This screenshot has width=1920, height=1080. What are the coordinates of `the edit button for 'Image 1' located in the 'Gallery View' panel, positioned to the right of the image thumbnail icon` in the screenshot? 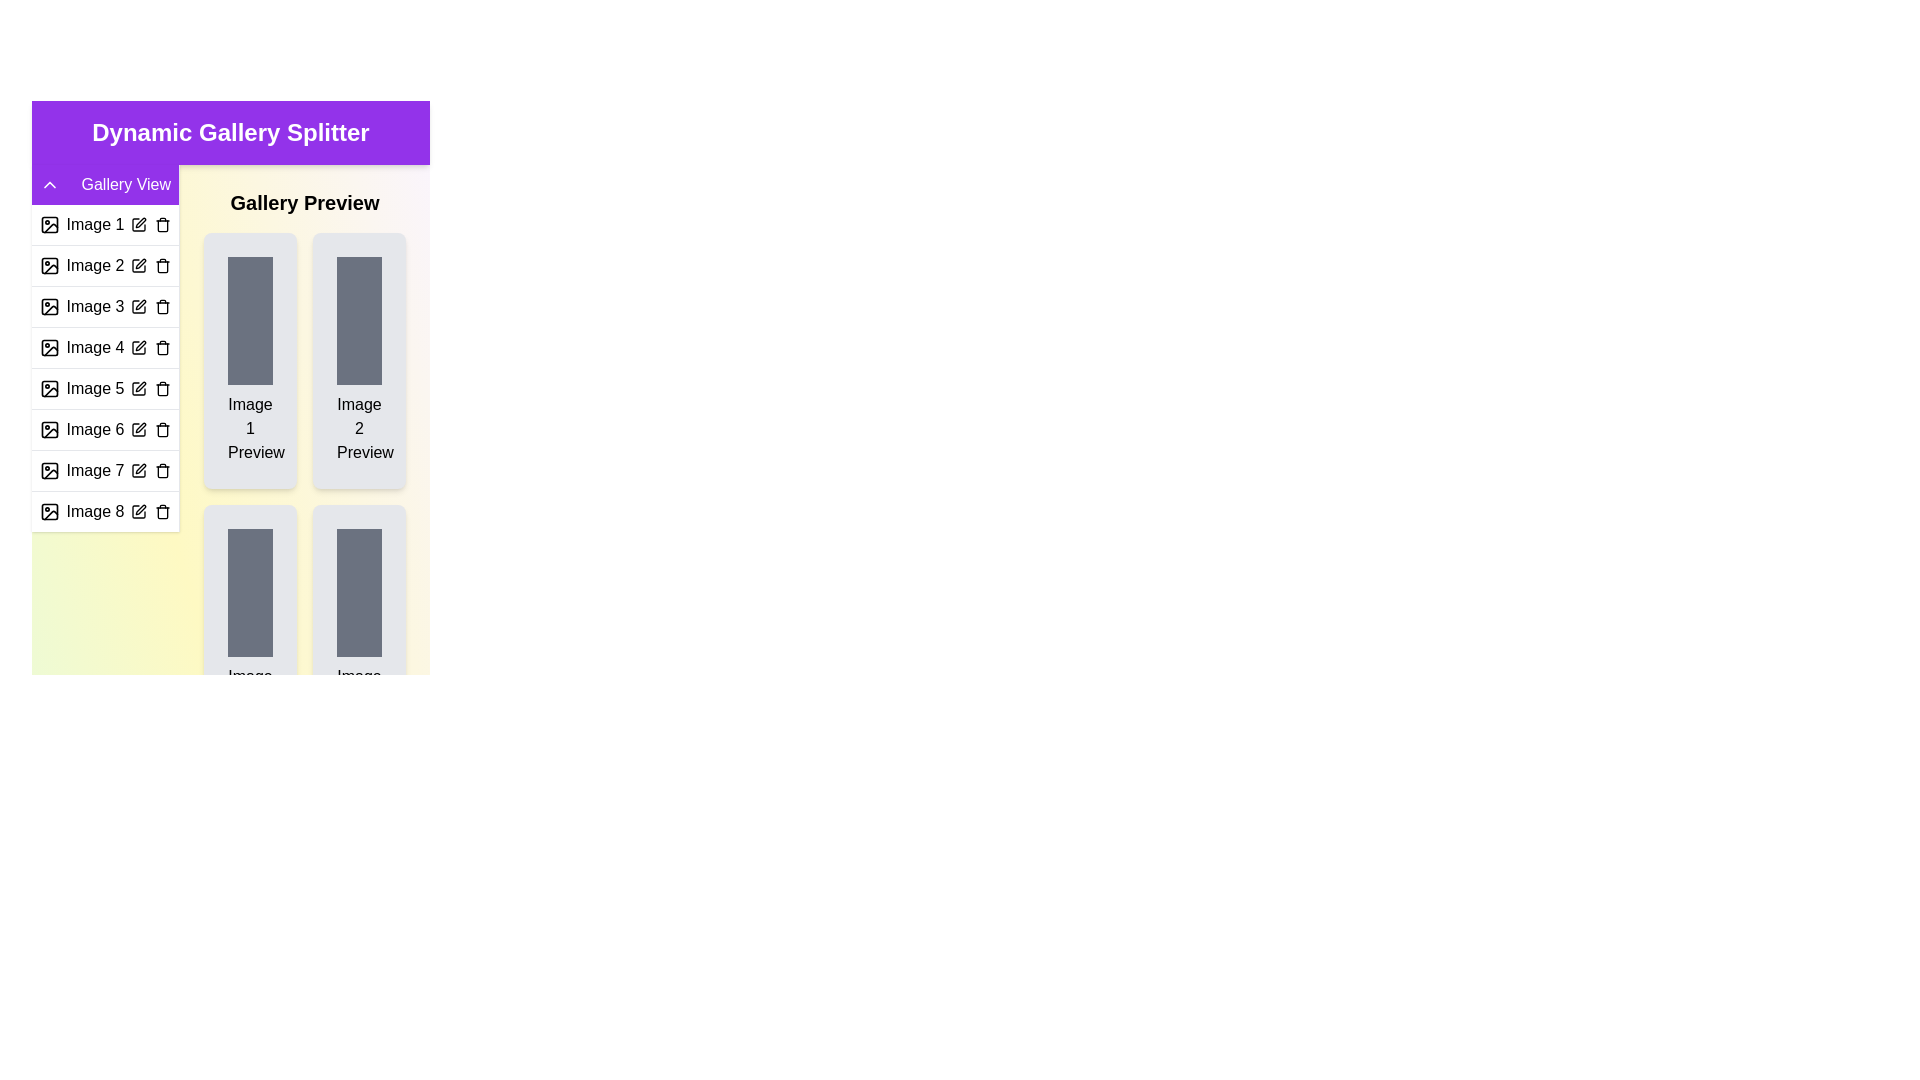 It's located at (138, 224).